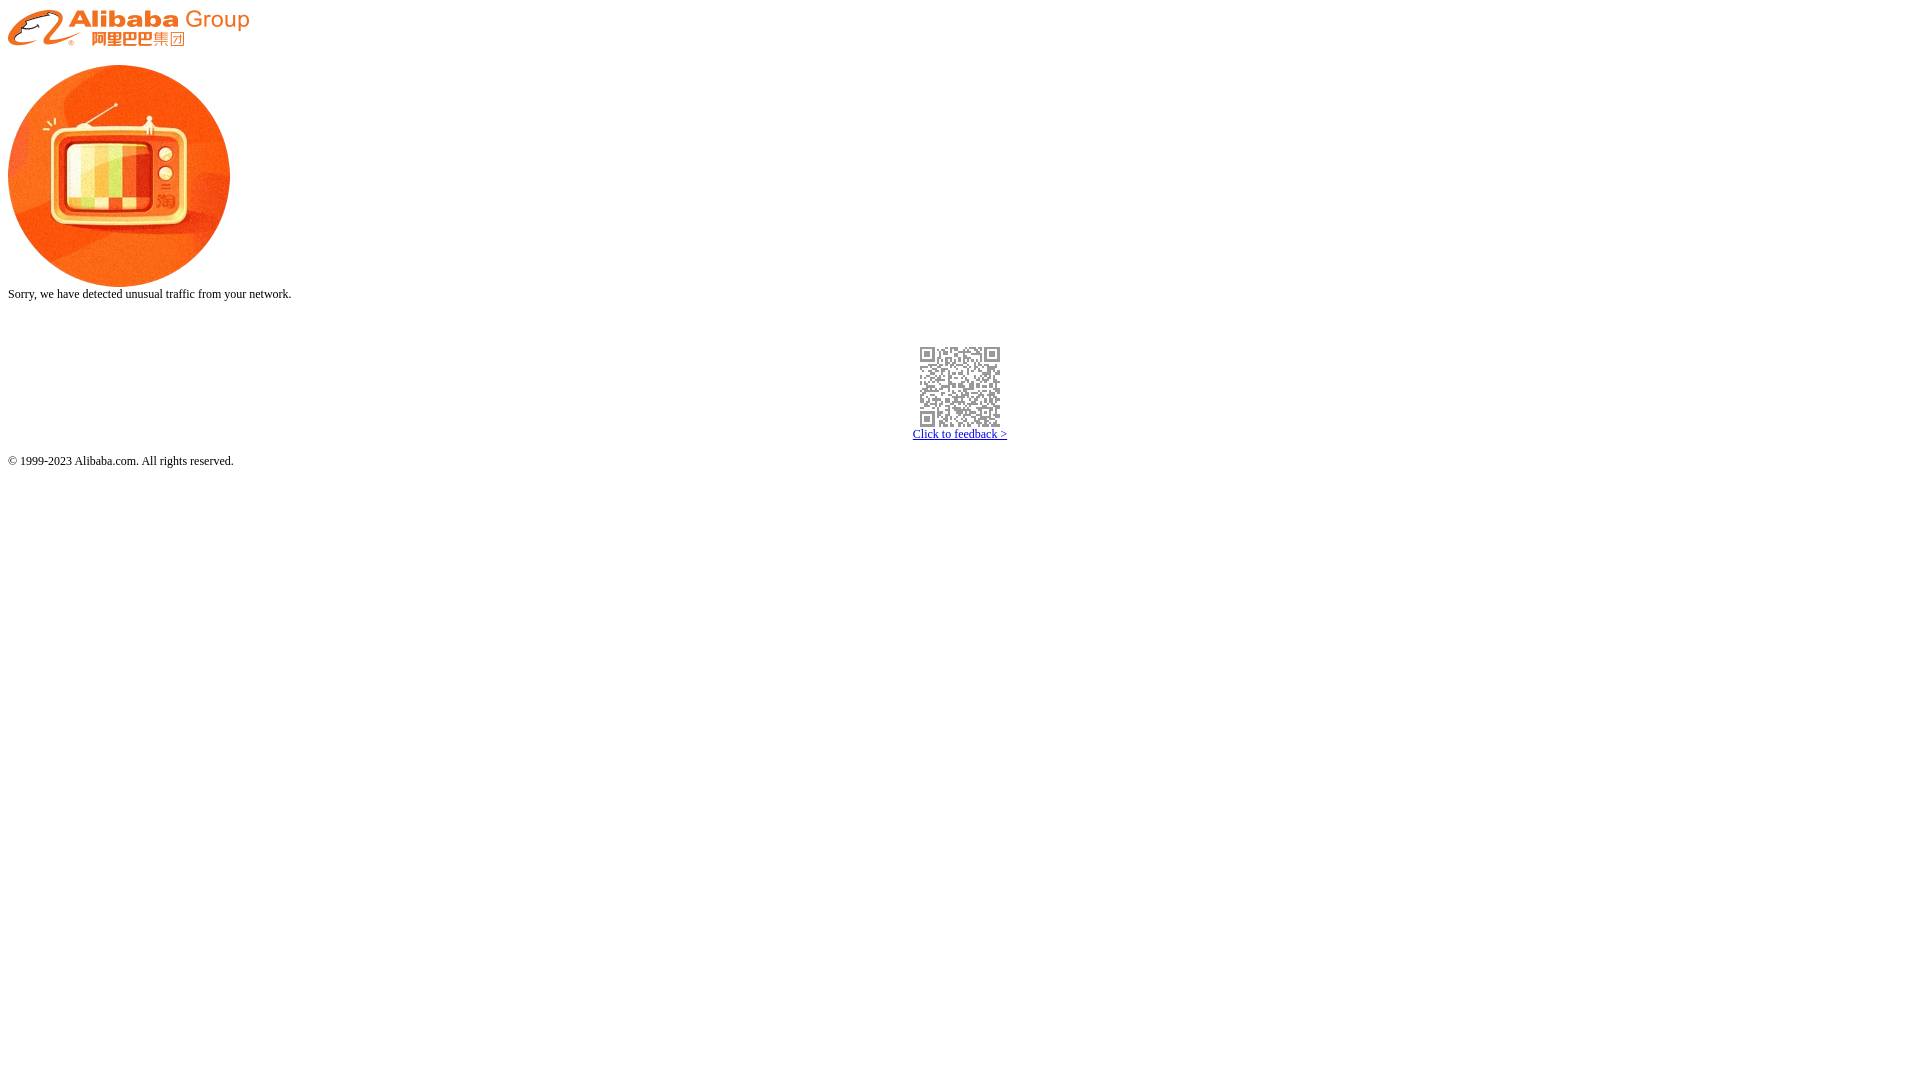 This screenshot has width=1920, height=1080. I want to click on '9gKUFtMBv64fOrr-O5skVw|ZWIk5A|gqtLDQ_0', so click(960, 386).